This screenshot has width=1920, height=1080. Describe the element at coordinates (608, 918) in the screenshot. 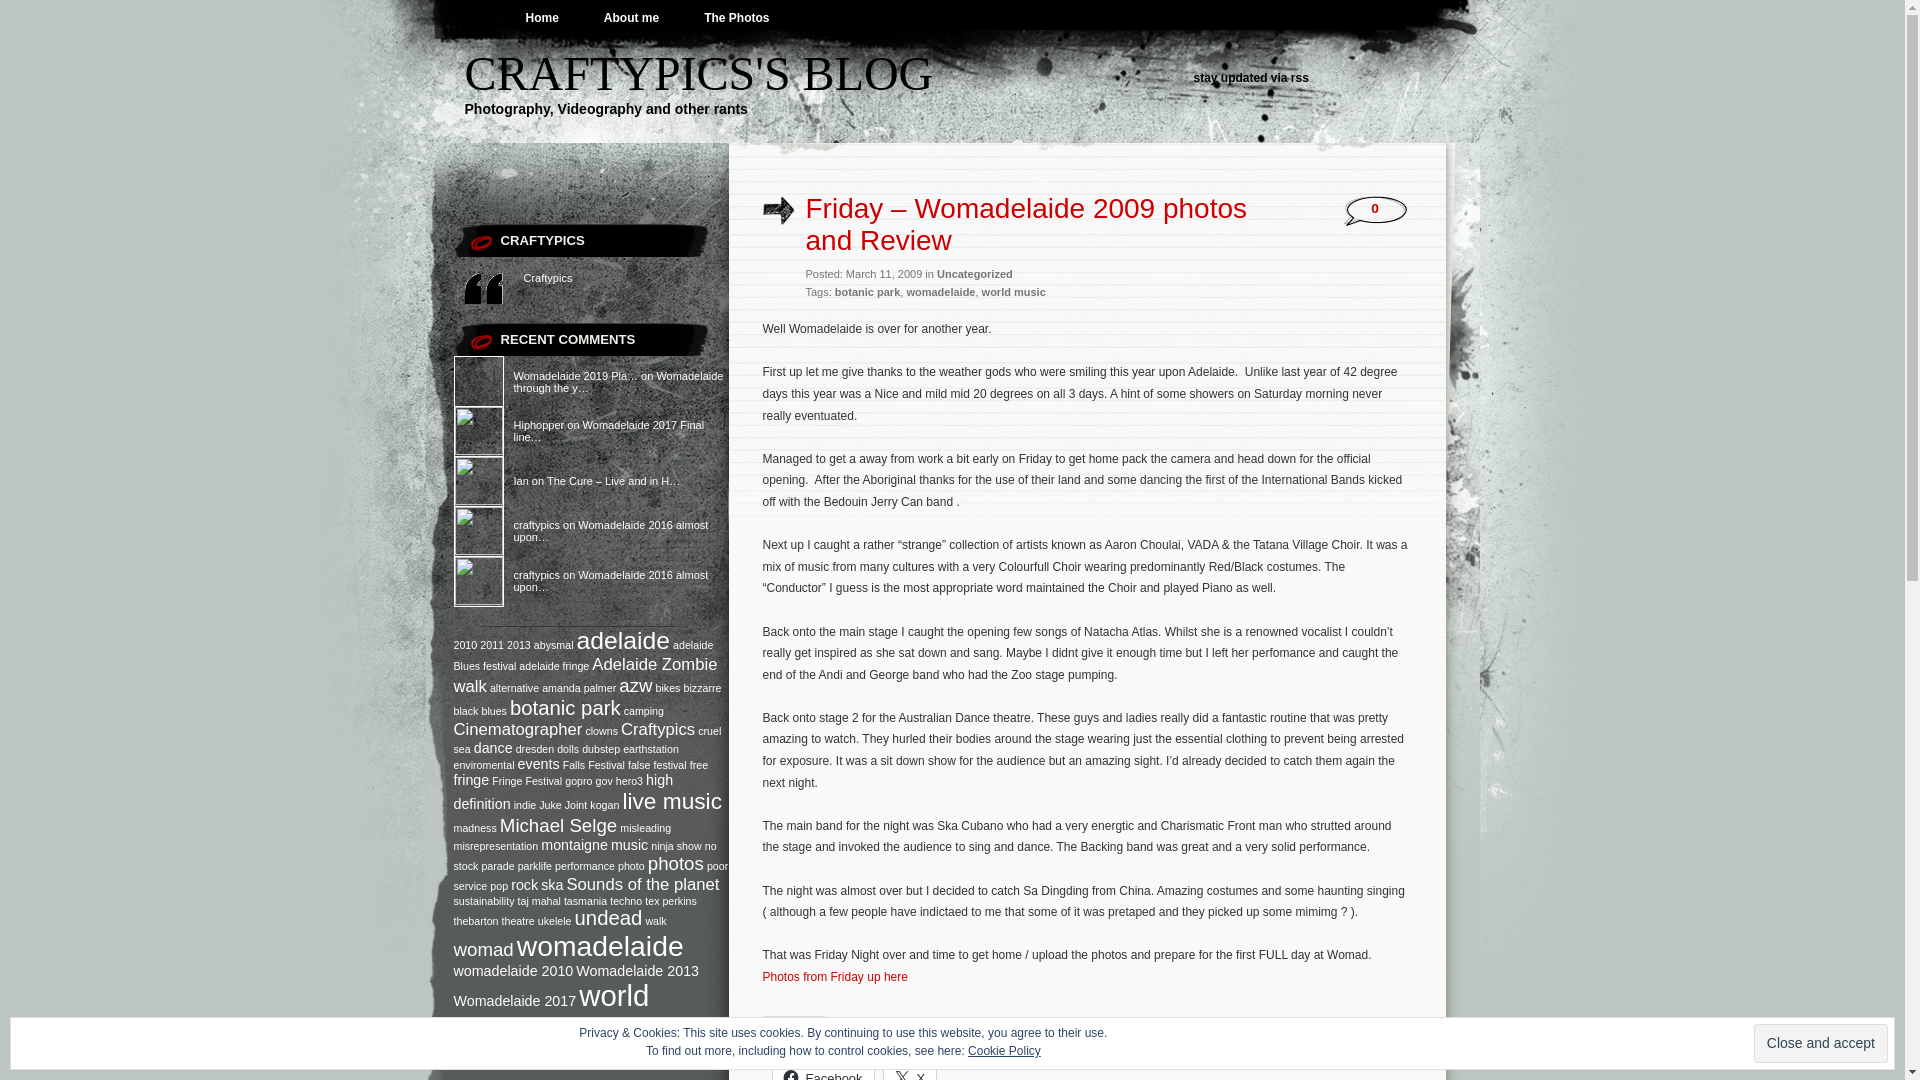

I see `'undead'` at that location.